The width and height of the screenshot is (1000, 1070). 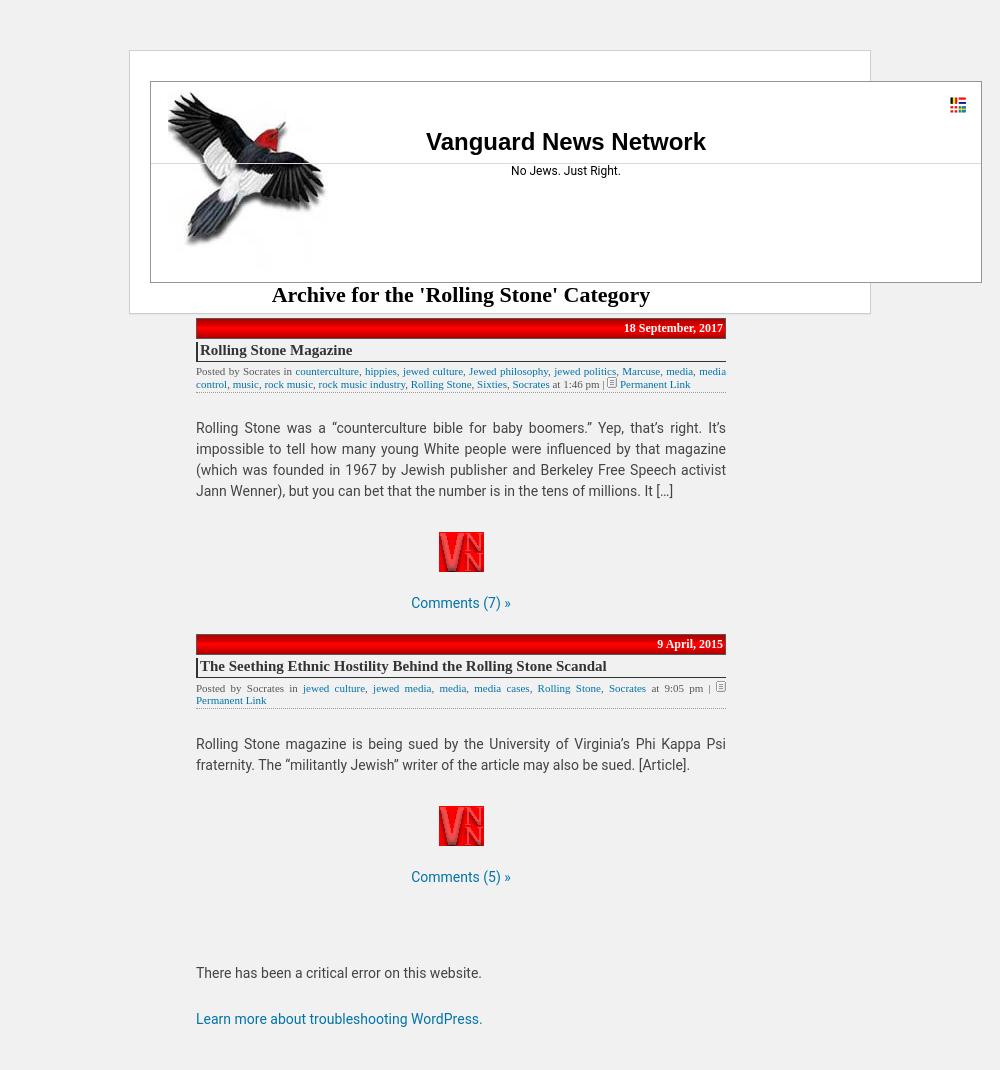 I want to click on 'at 1:46 pm |', so click(x=577, y=383).